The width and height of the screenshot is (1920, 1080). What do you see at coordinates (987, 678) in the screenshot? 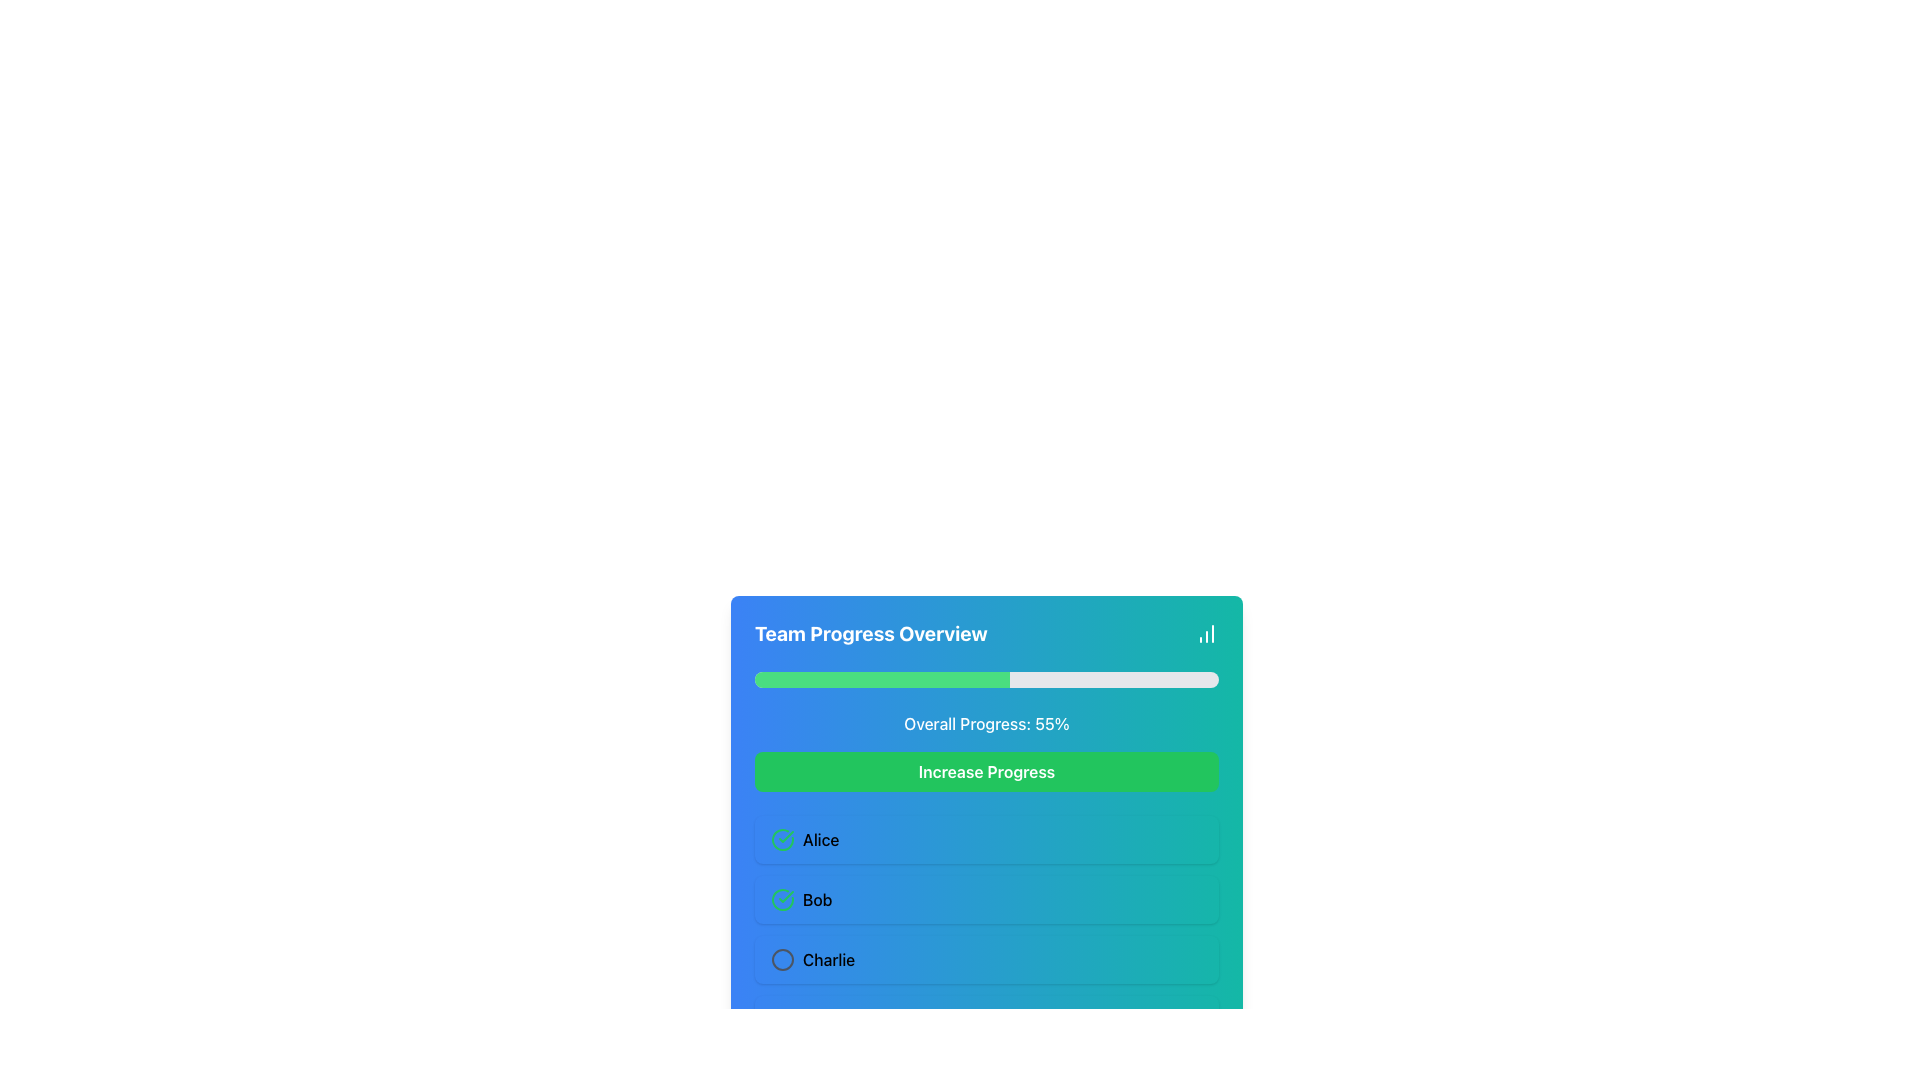
I see `the Progress Bar in the 'Team Progress Overview' card, which is a thin, horizontal bar with a gray background and a green filled section indicating 55% progress` at bounding box center [987, 678].